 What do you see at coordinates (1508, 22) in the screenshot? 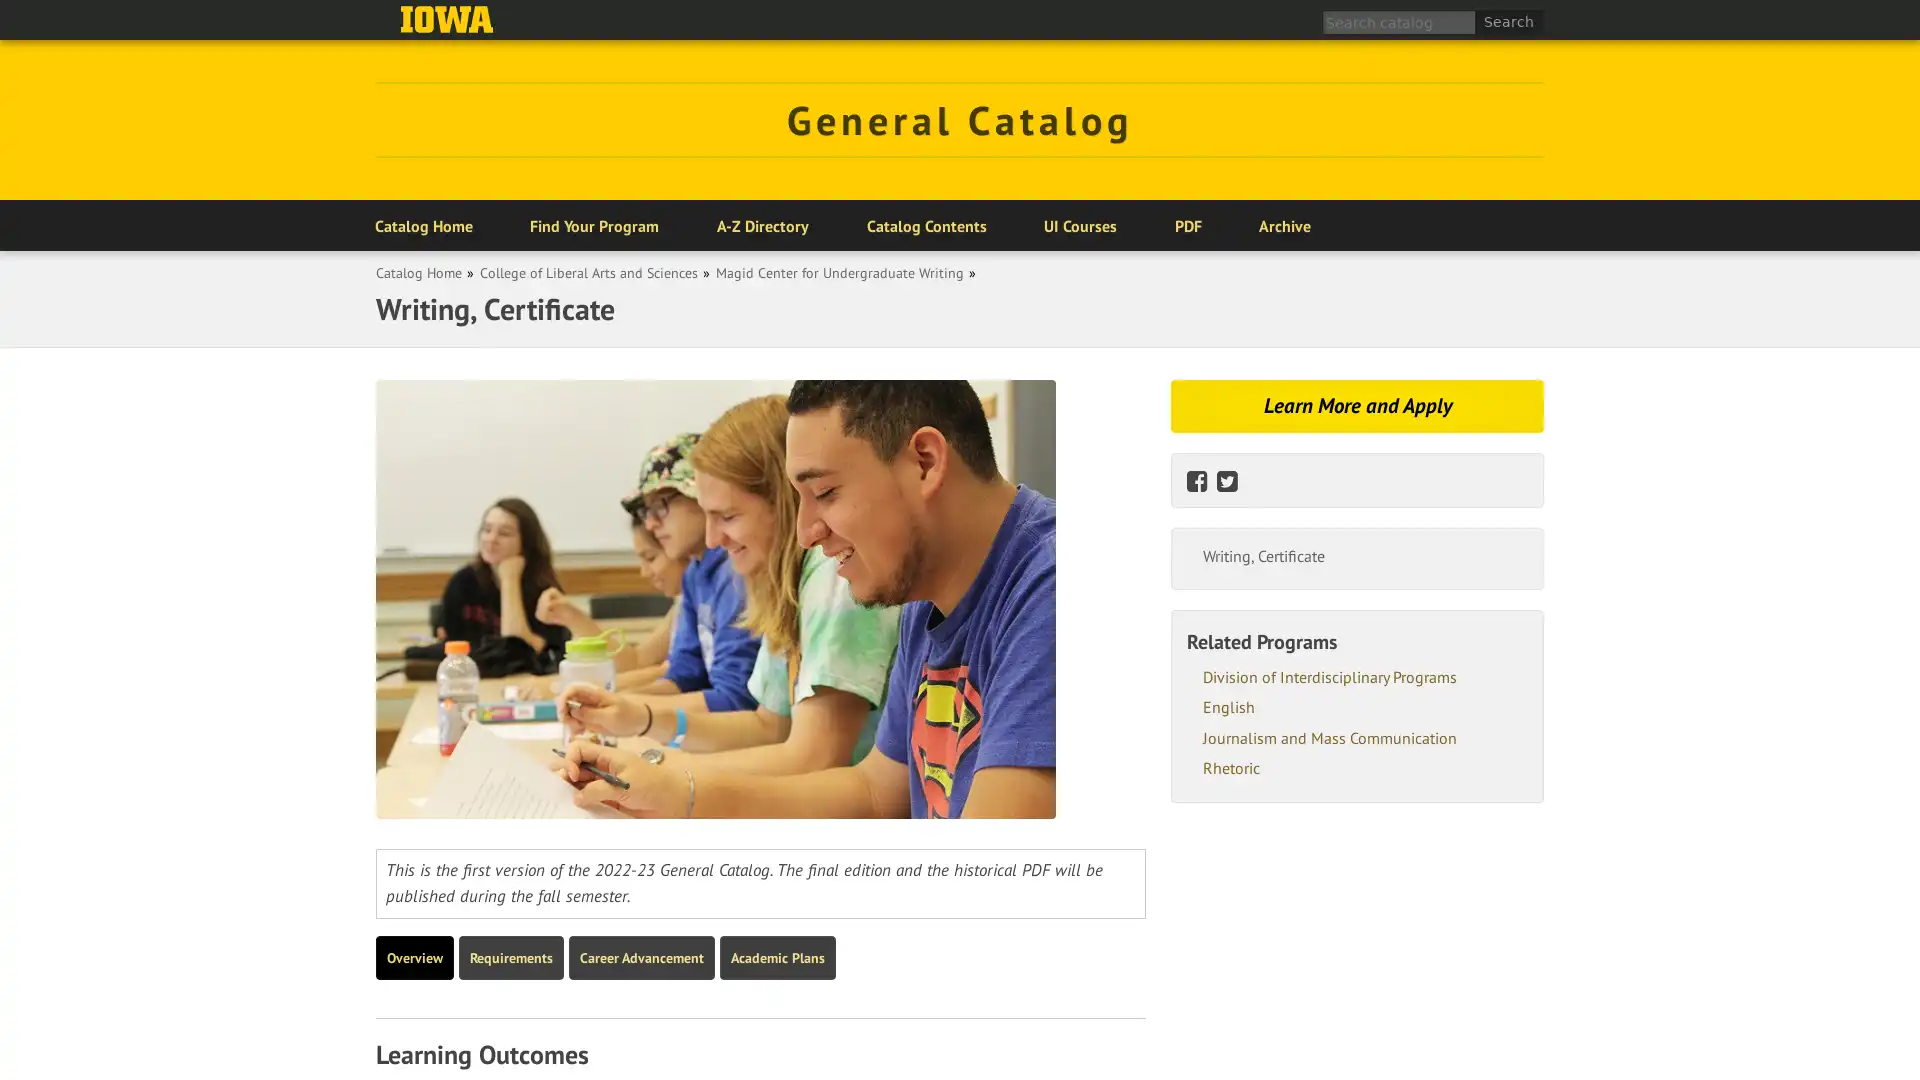
I see `Search` at bounding box center [1508, 22].